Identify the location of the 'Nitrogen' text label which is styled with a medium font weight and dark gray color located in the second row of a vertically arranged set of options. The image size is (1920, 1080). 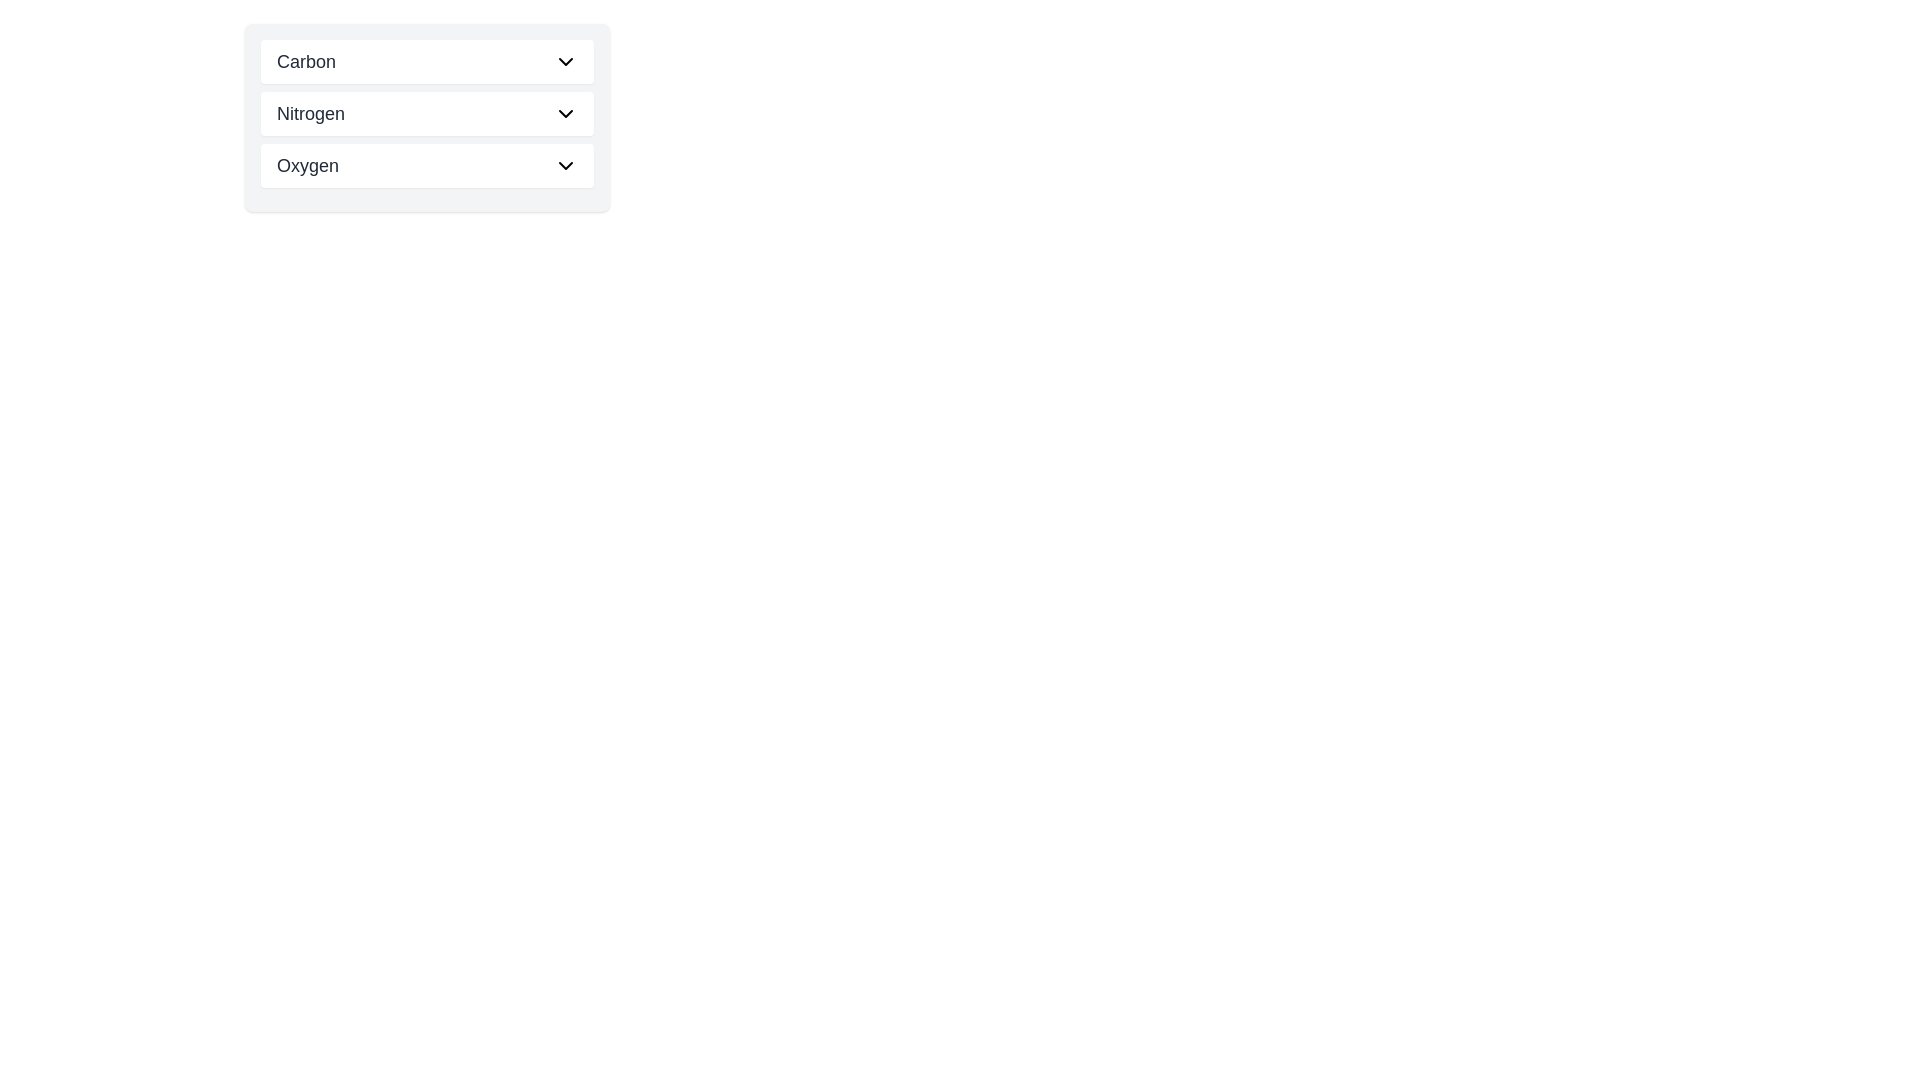
(310, 114).